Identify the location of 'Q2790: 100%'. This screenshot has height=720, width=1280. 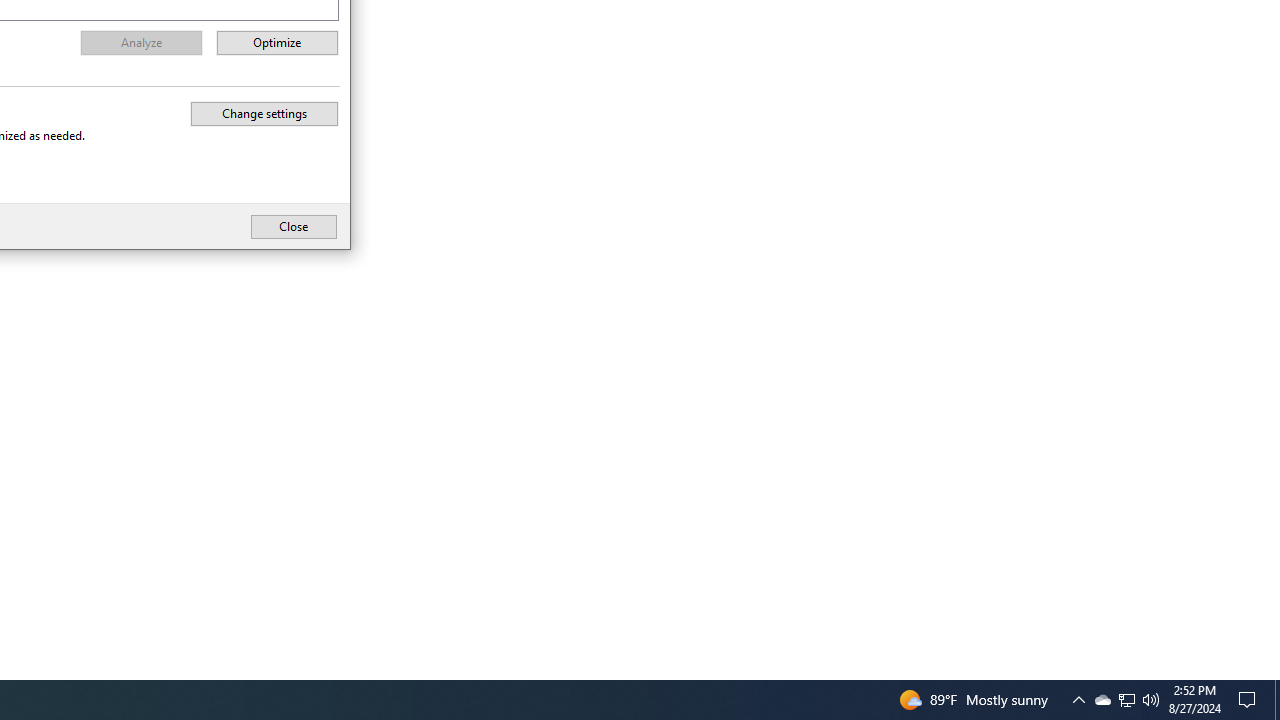
(1151, 698).